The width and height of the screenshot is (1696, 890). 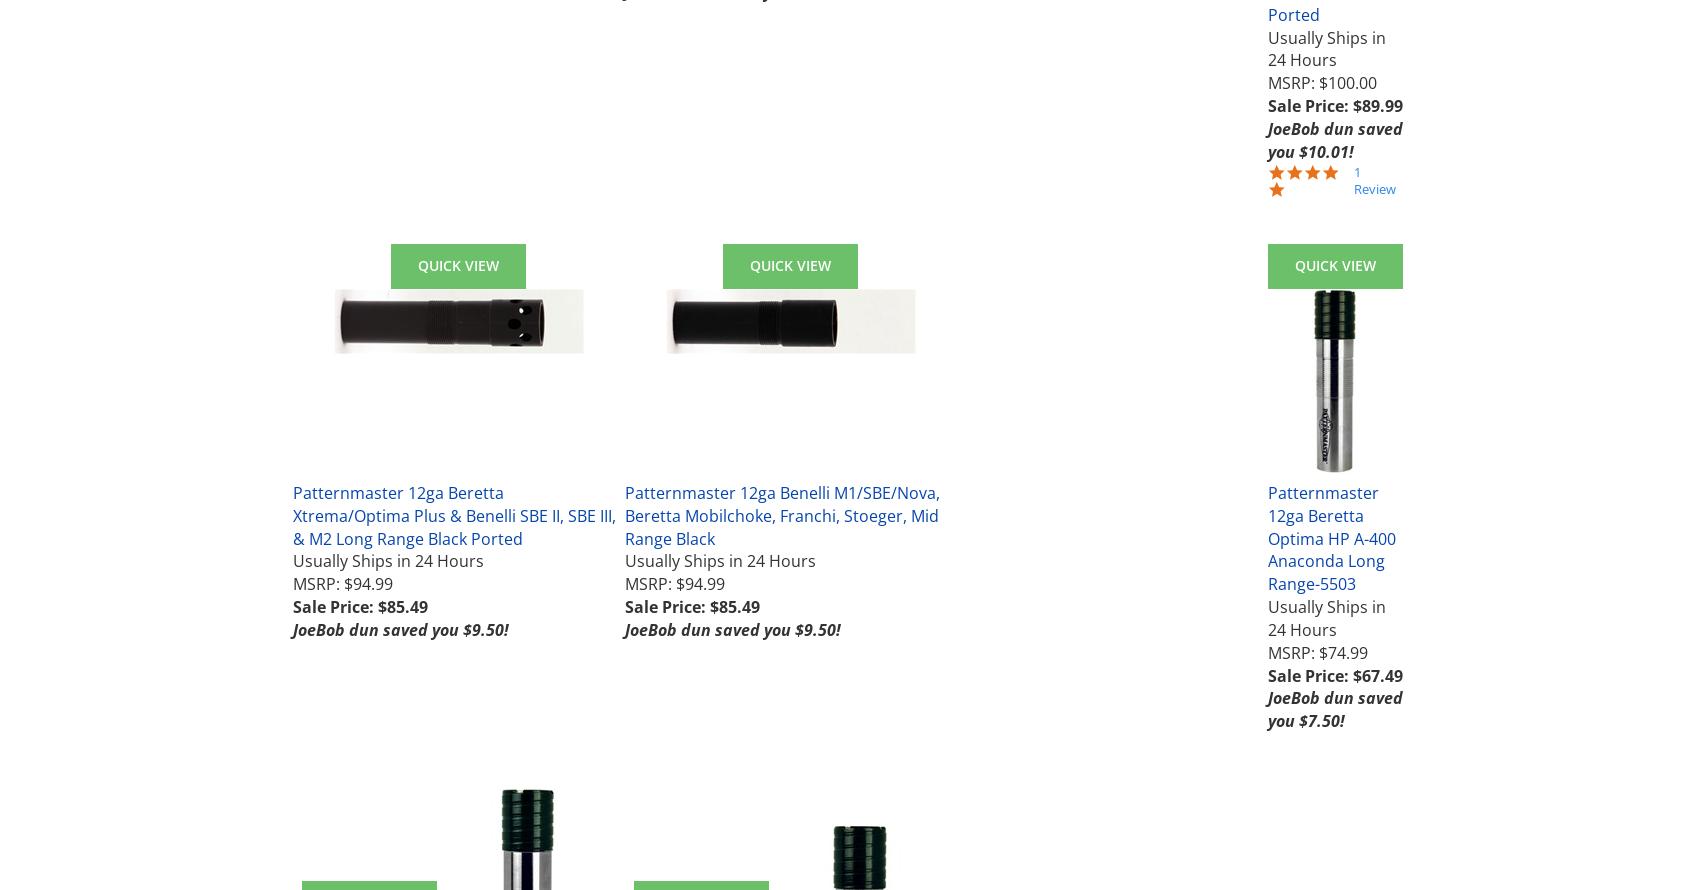 What do you see at coordinates (1266, 652) in the screenshot?
I see `'MSRP: $74.99'` at bounding box center [1266, 652].